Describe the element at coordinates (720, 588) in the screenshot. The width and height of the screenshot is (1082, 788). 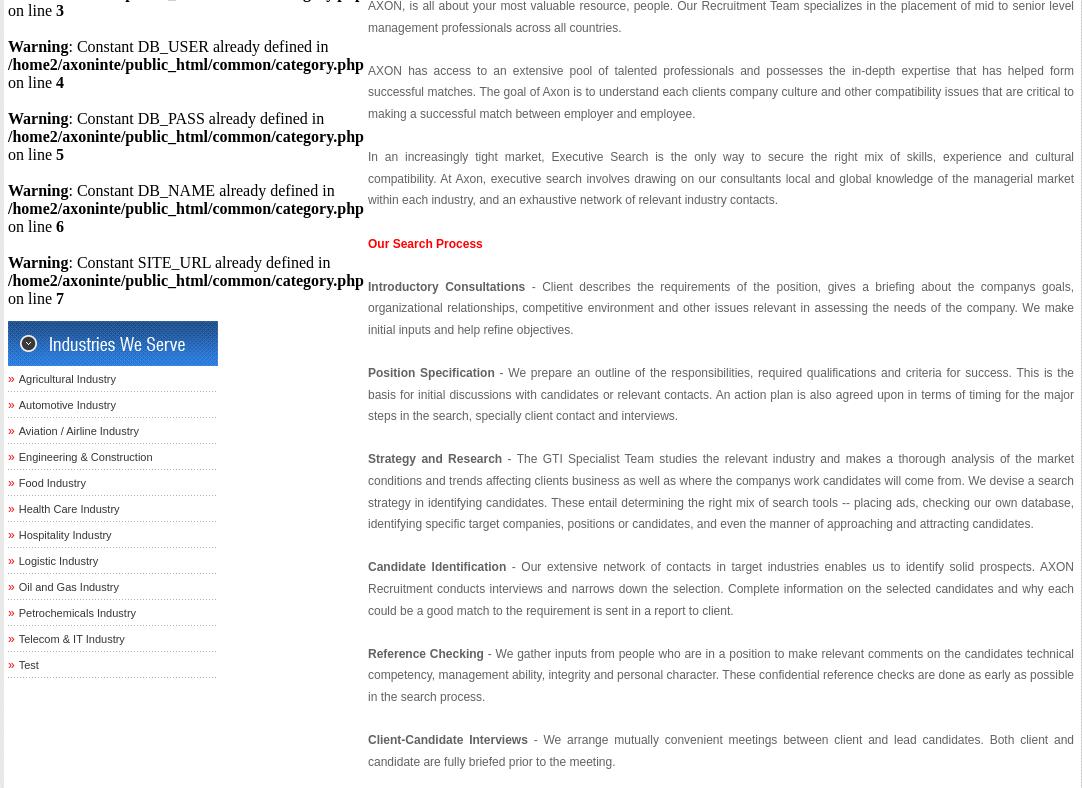
I see `'- Our extensive network of contacts in target industries enables us to identify solid prospects. AXON Recruitment conducts interviews and narrows down the selection. Complete information on the selected candidates and why each could be a good match to the requirement is sent in a report to client.'` at that location.